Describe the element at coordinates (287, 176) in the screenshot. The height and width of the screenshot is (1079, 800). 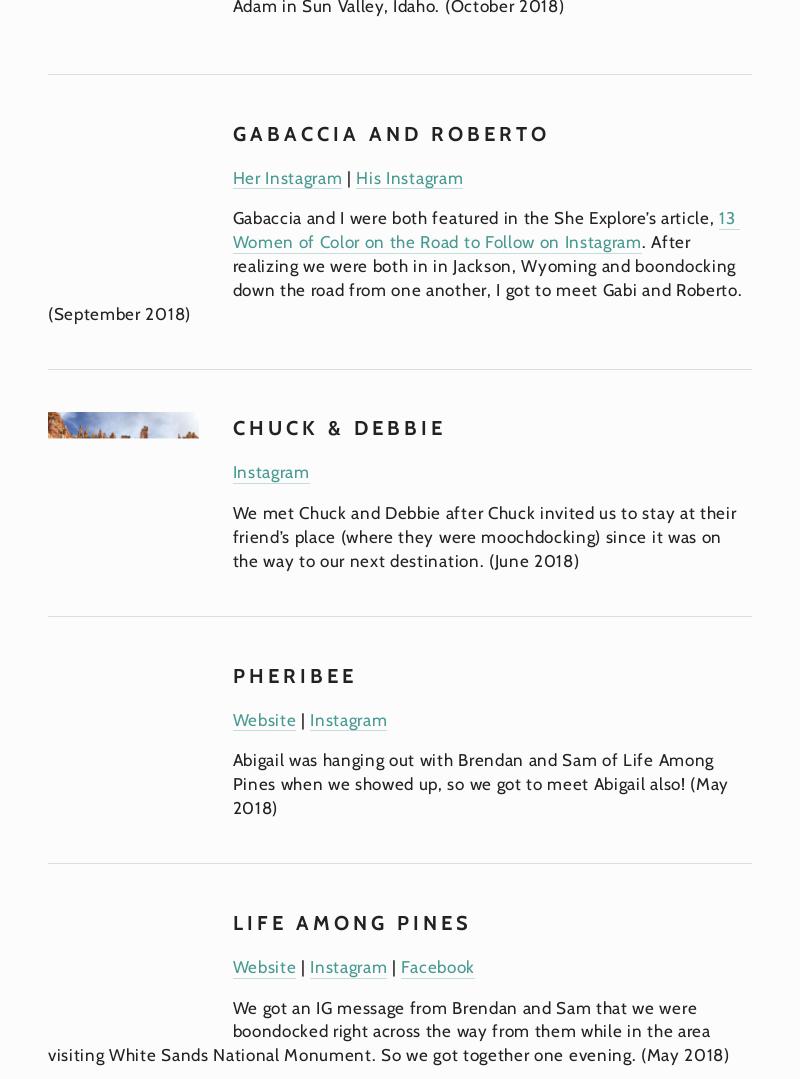
I see `'Her Instagram'` at that location.